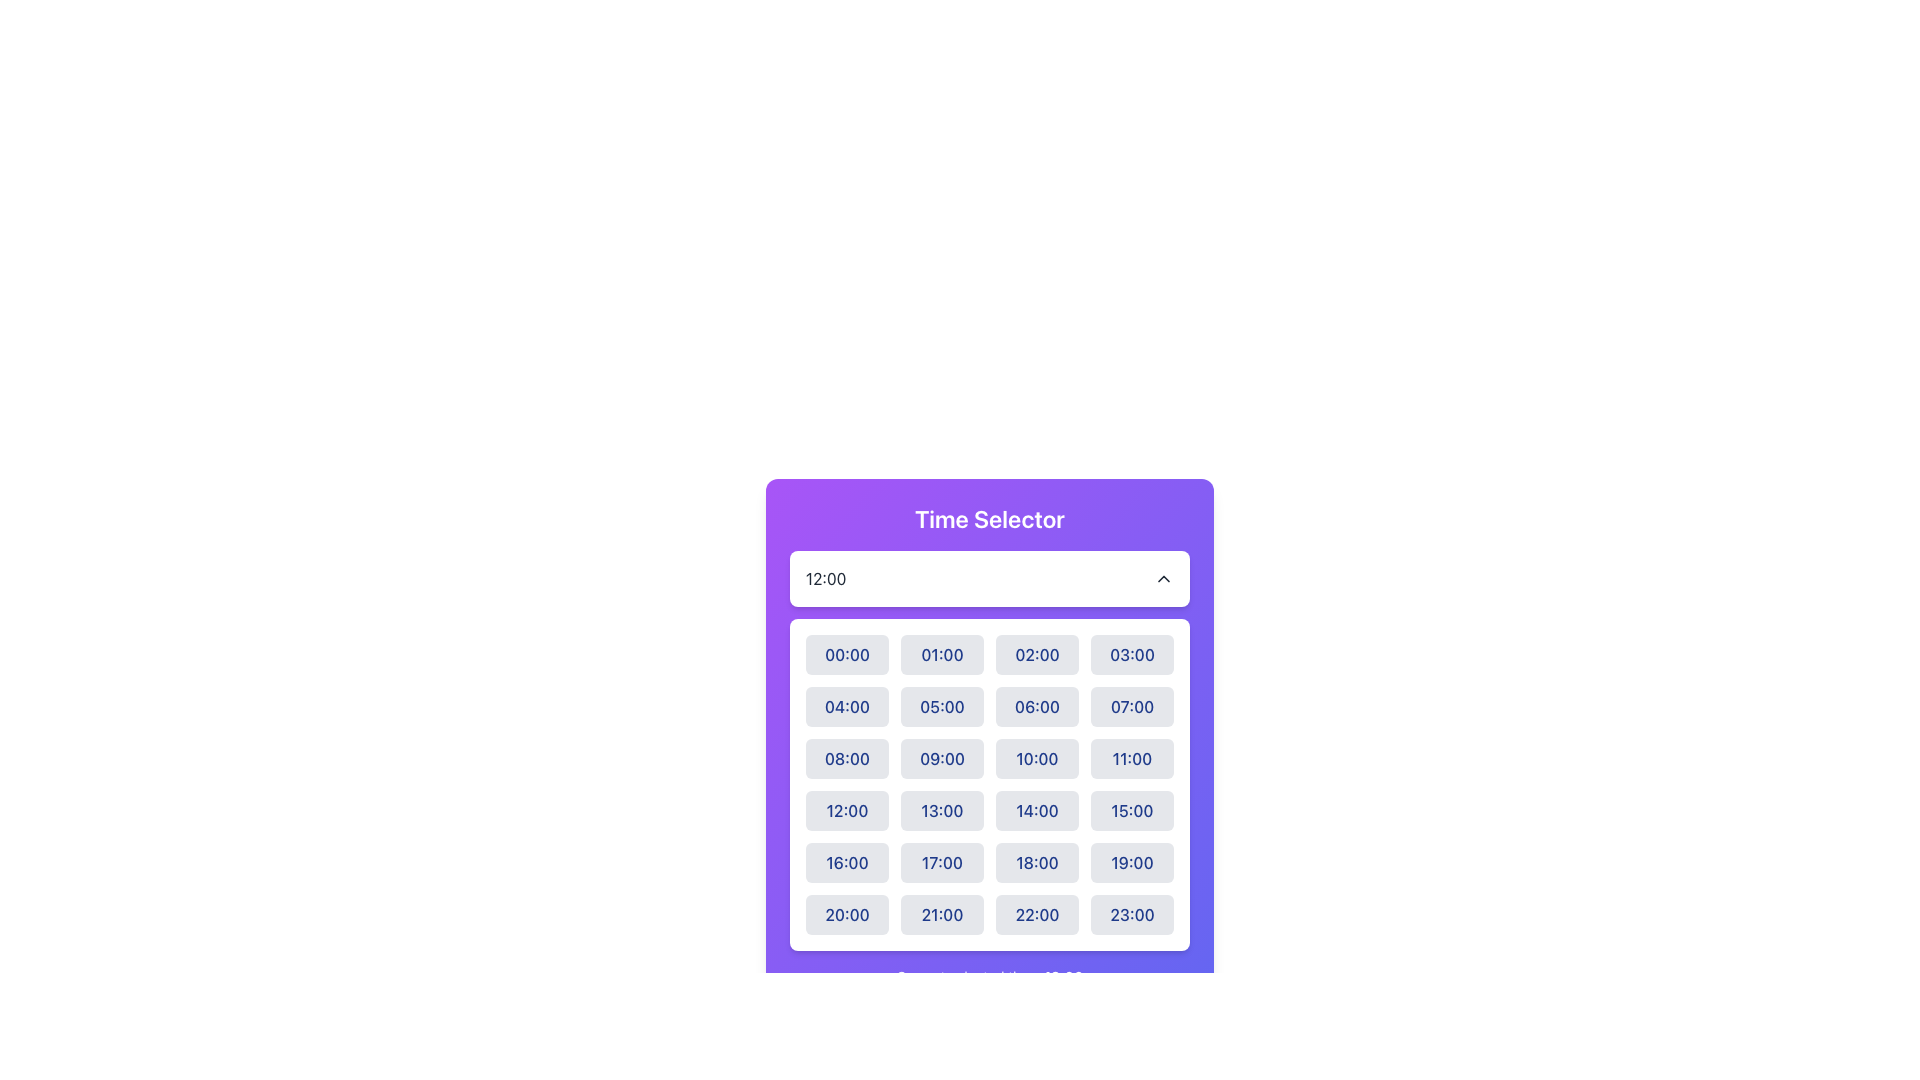 The image size is (1920, 1080). What do you see at coordinates (1132, 810) in the screenshot?
I see `the rectangular button with light gray background and bold blue text '15:00' located in the fourth column of the fourth row in the time selector grid` at bounding box center [1132, 810].